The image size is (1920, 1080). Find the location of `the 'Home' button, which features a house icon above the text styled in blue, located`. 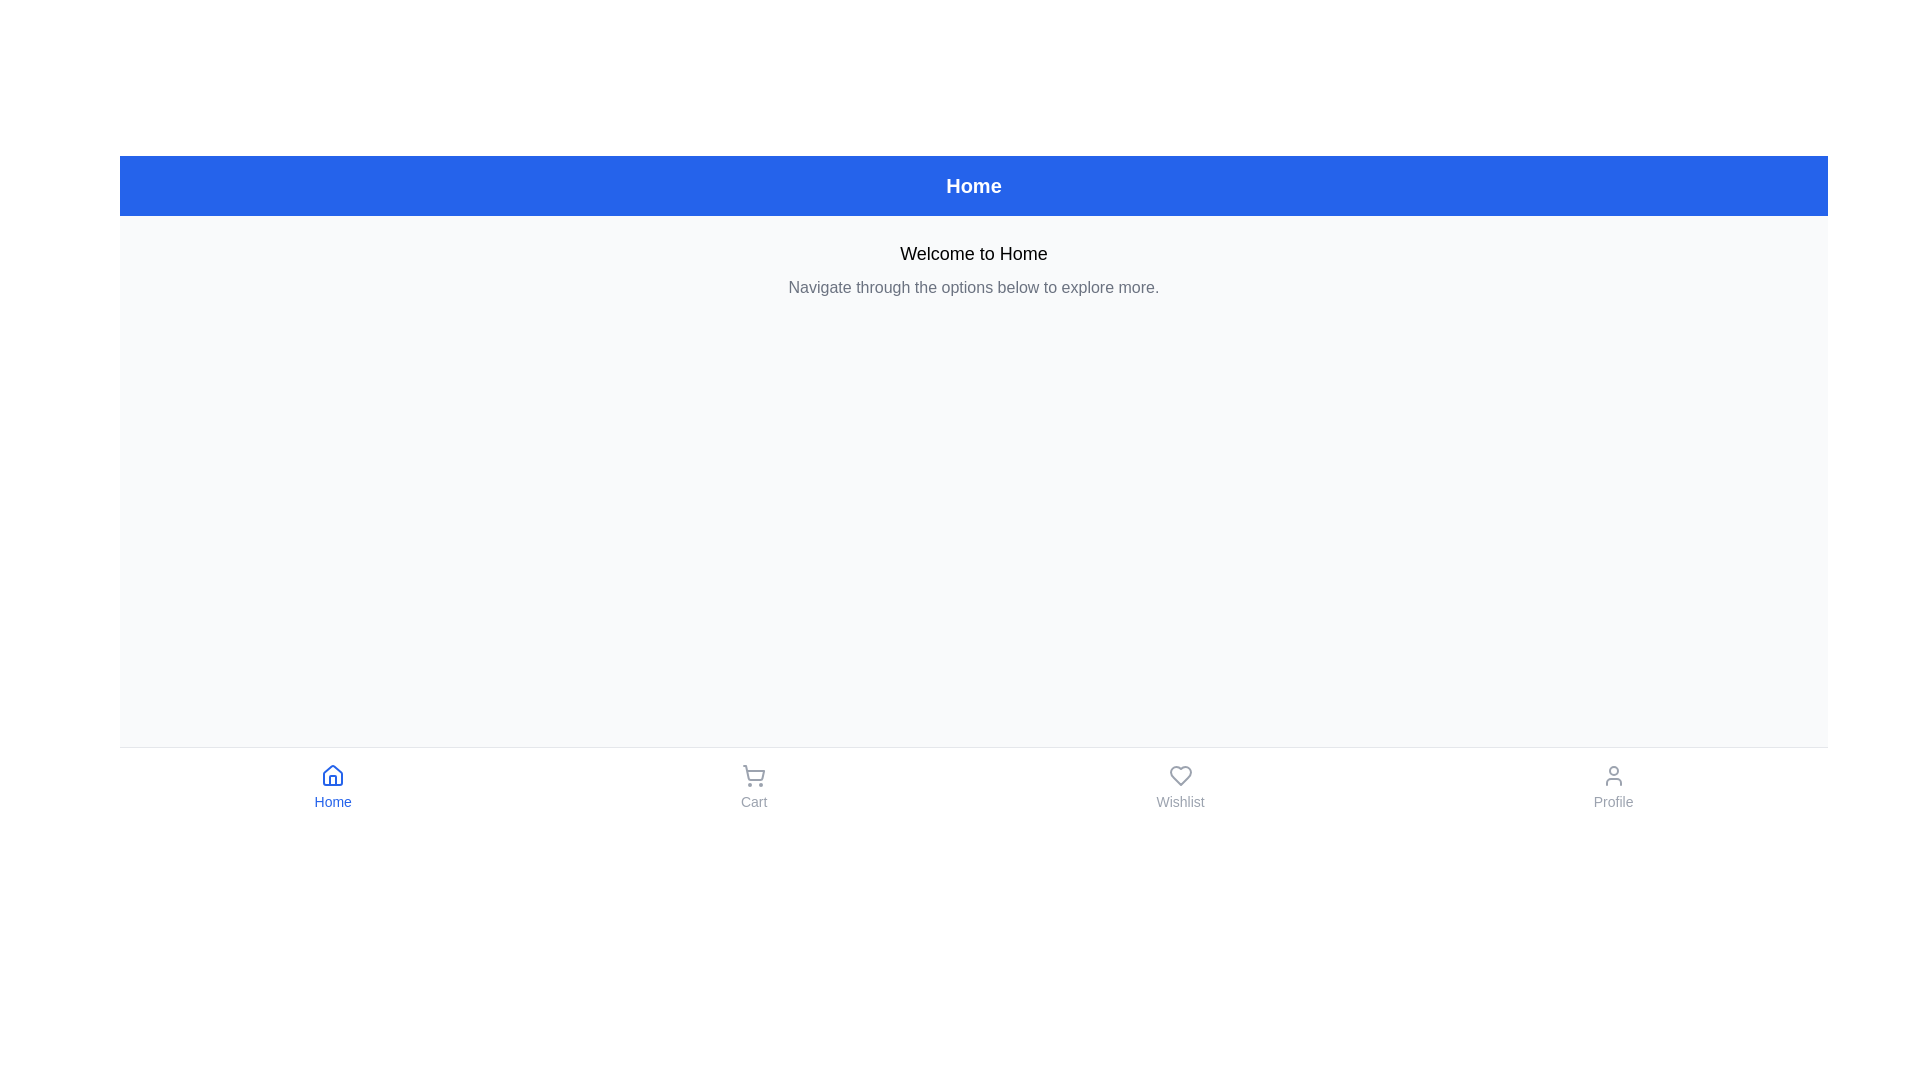

the 'Home' button, which features a house icon above the text styled in blue, located is located at coordinates (332, 786).